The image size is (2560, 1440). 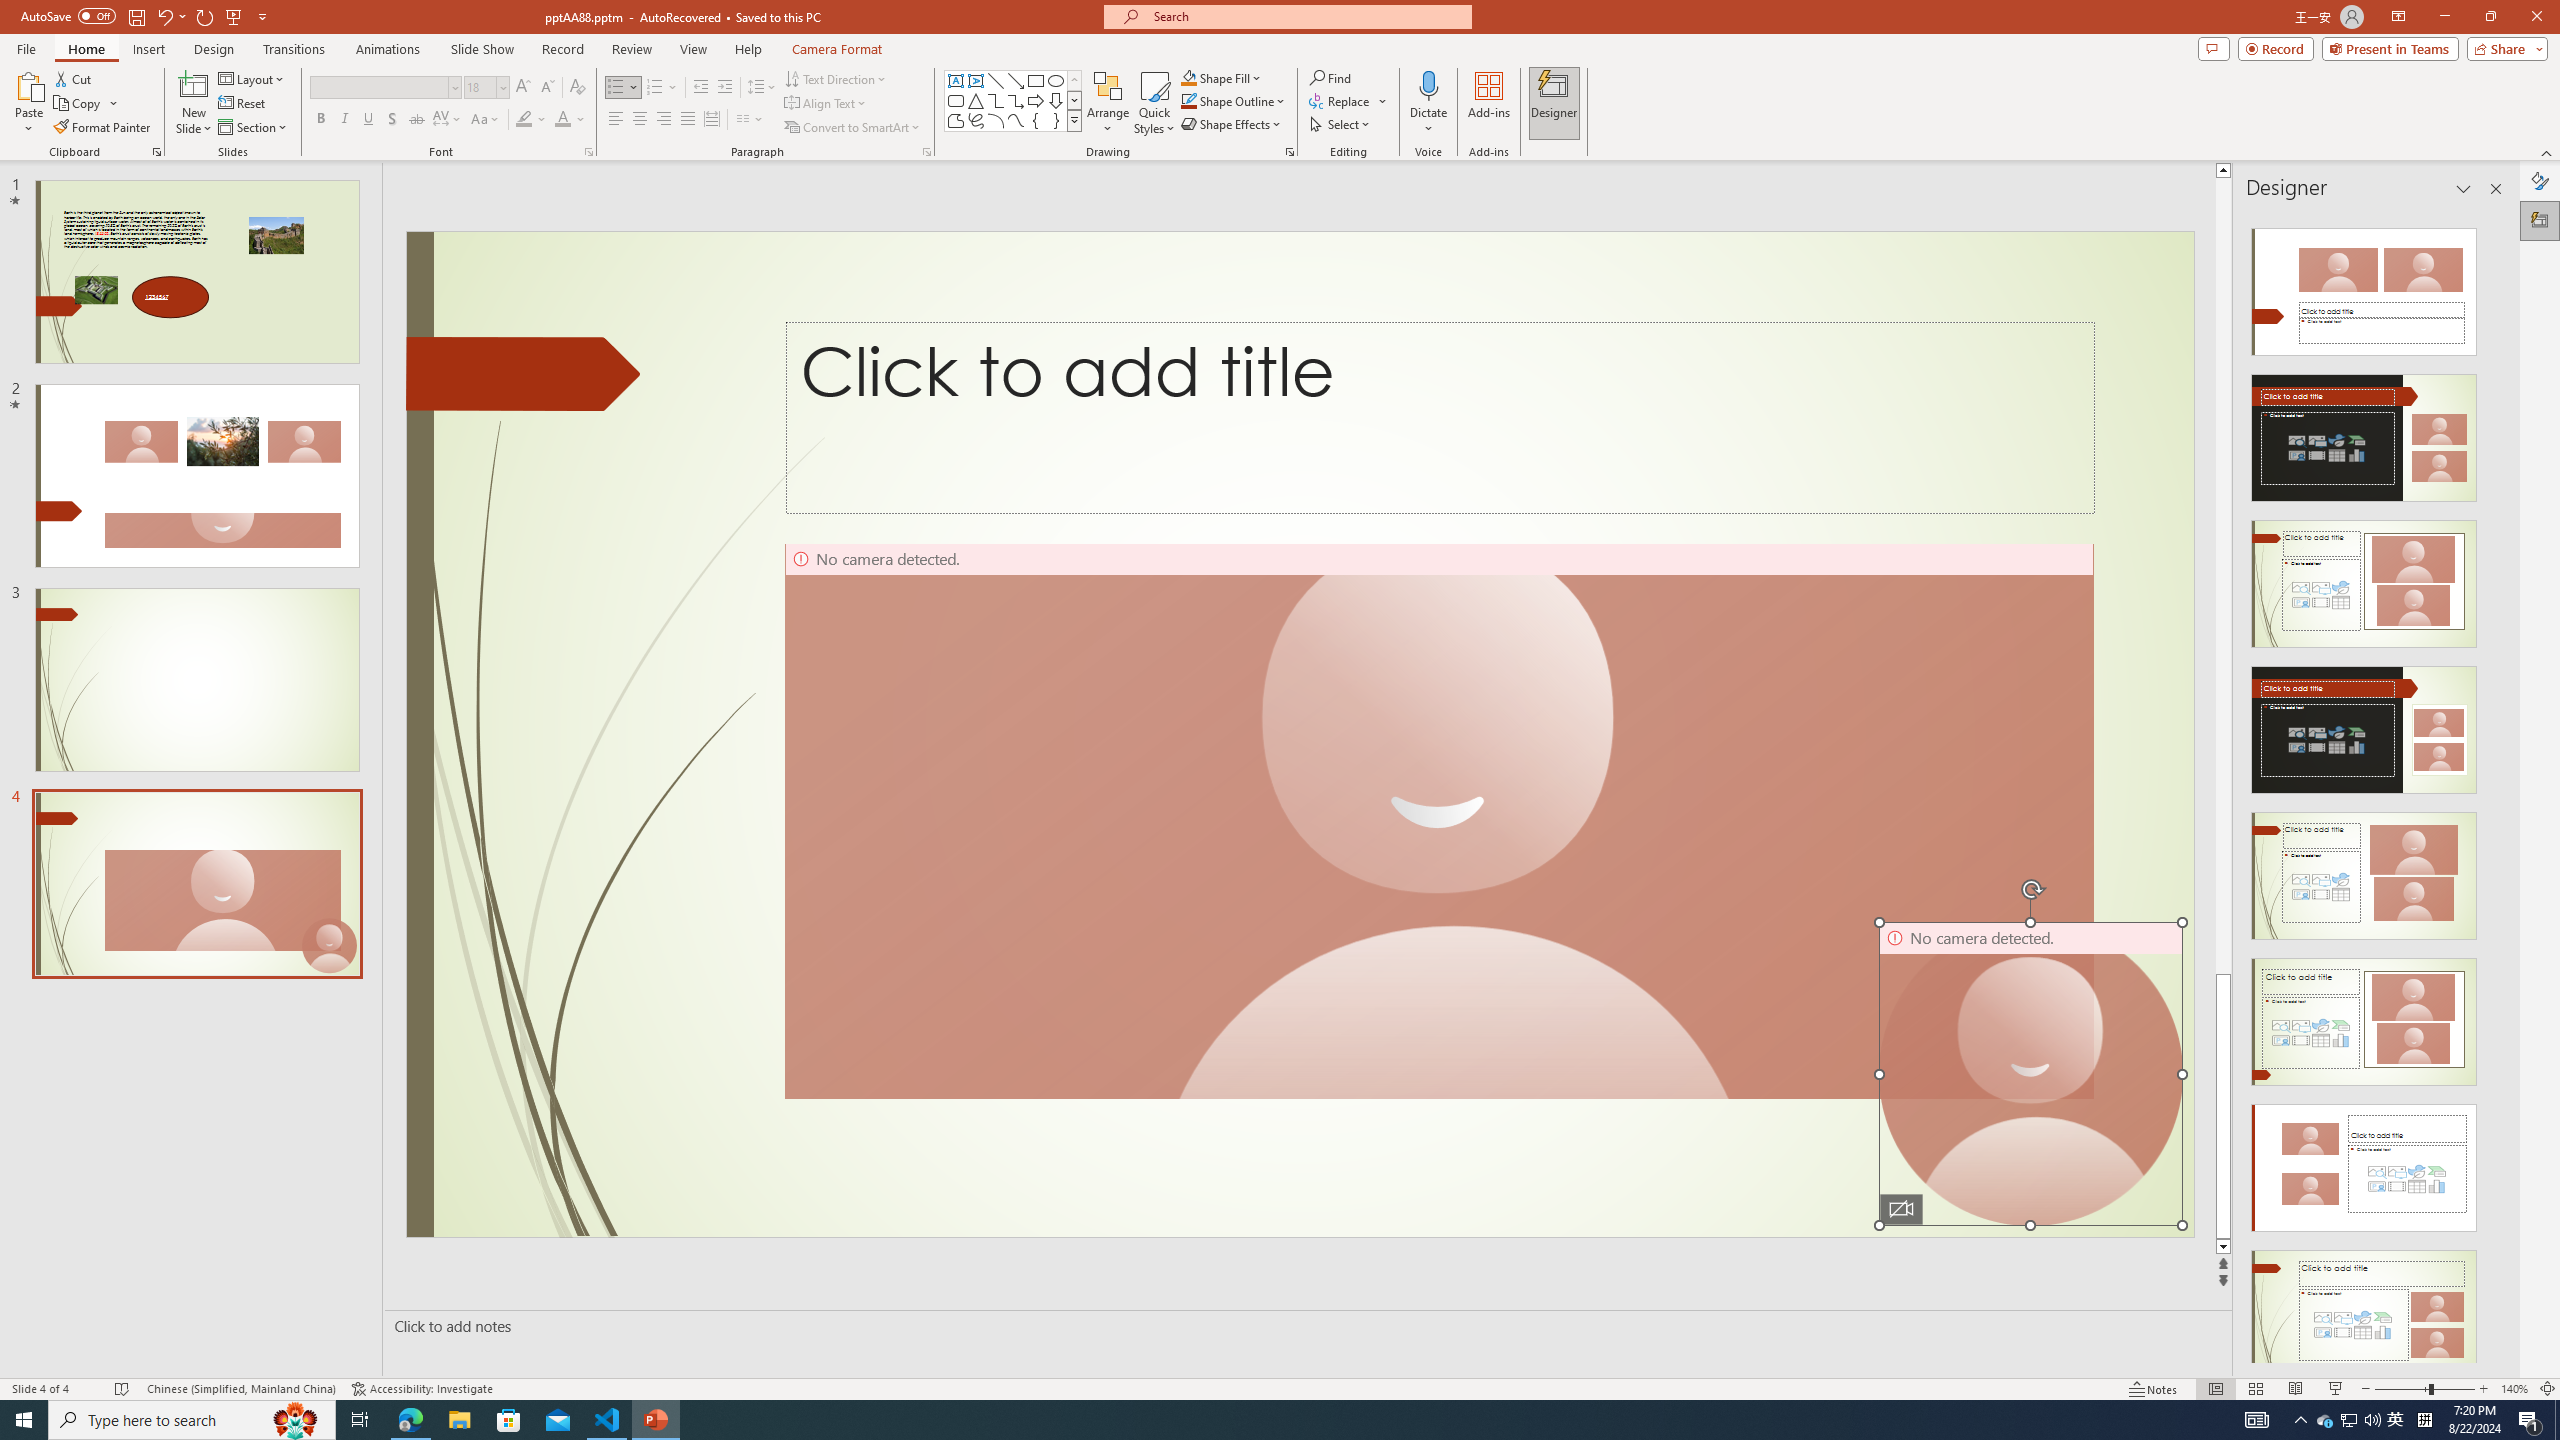 What do you see at coordinates (233, 15) in the screenshot?
I see `'From Beginning'` at bounding box center [233, 15].